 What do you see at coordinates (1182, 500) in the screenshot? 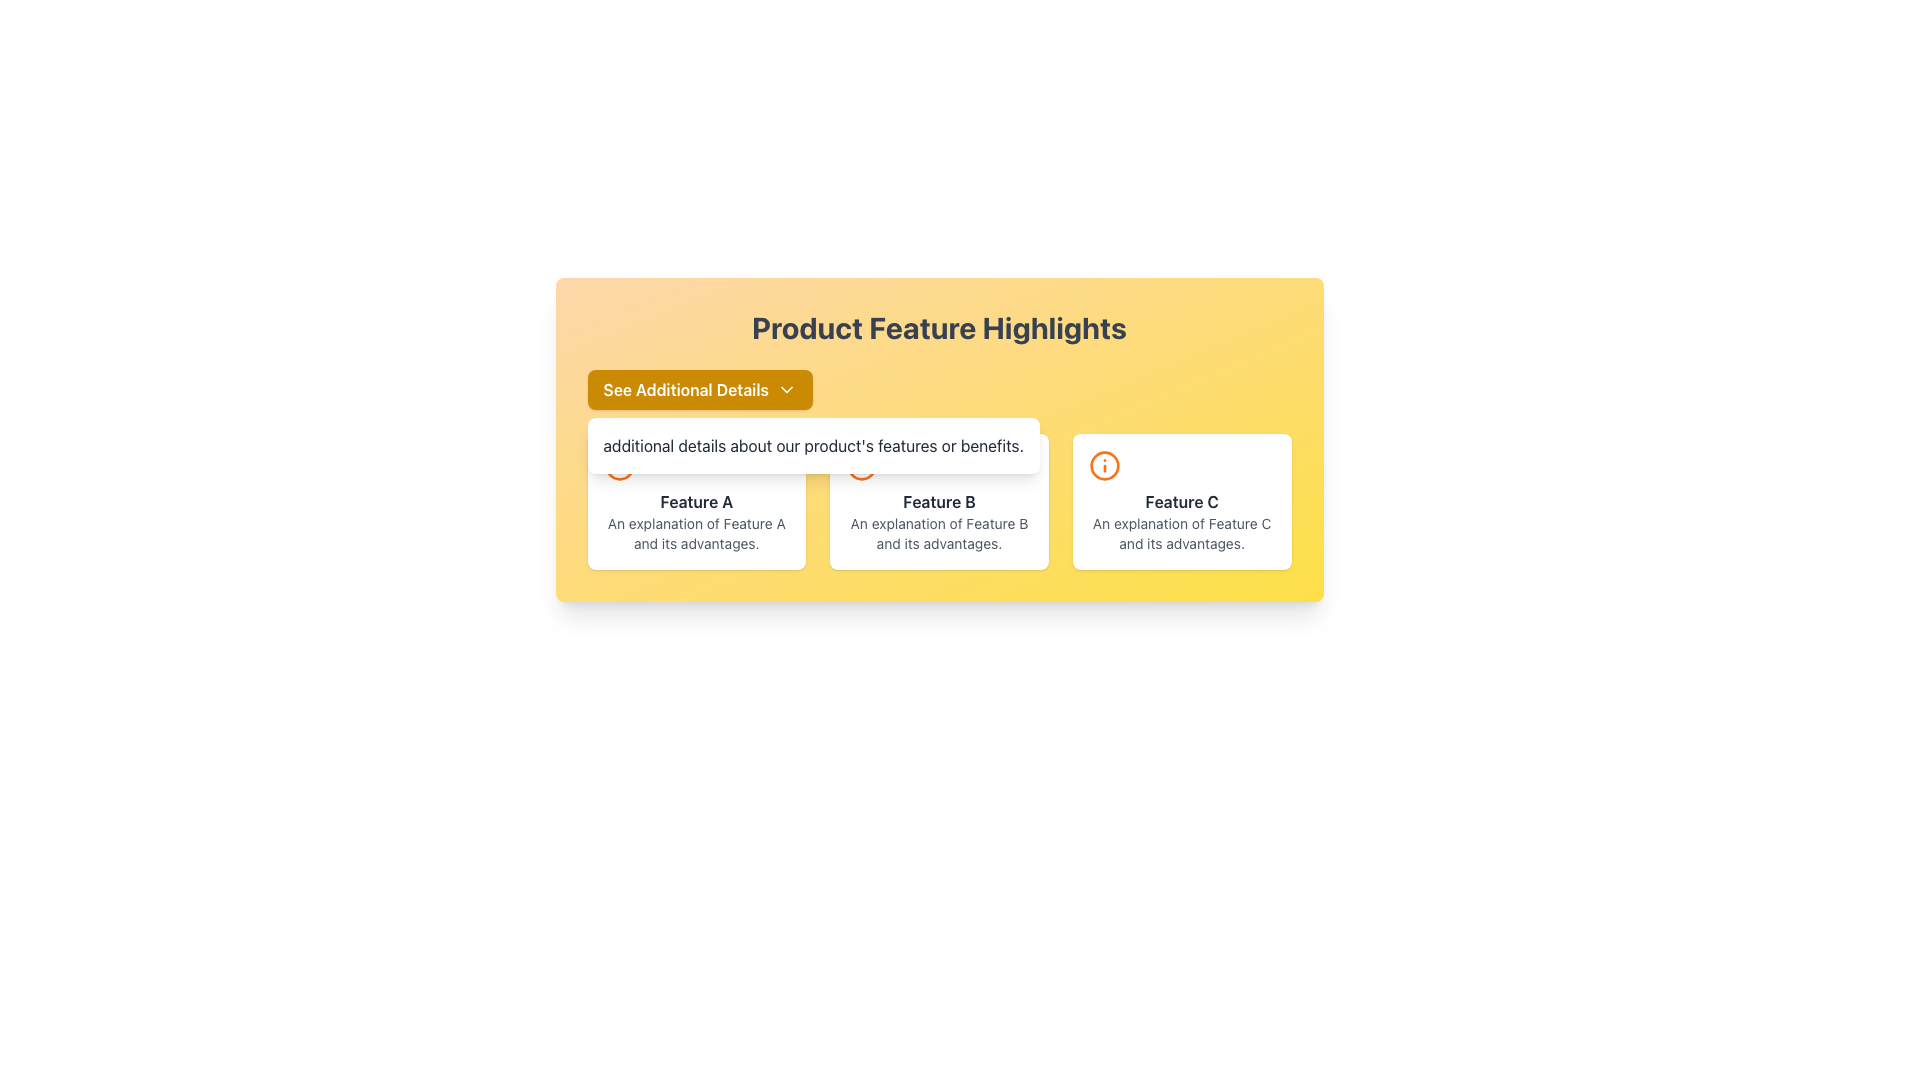
I see `the Informational card titled 'Feature C', which is the third card in a grid layout, displaying an 'i' icon in orange, a bold title in dark gray, and a light gray subtitle` at bounding box center [1182, 500].